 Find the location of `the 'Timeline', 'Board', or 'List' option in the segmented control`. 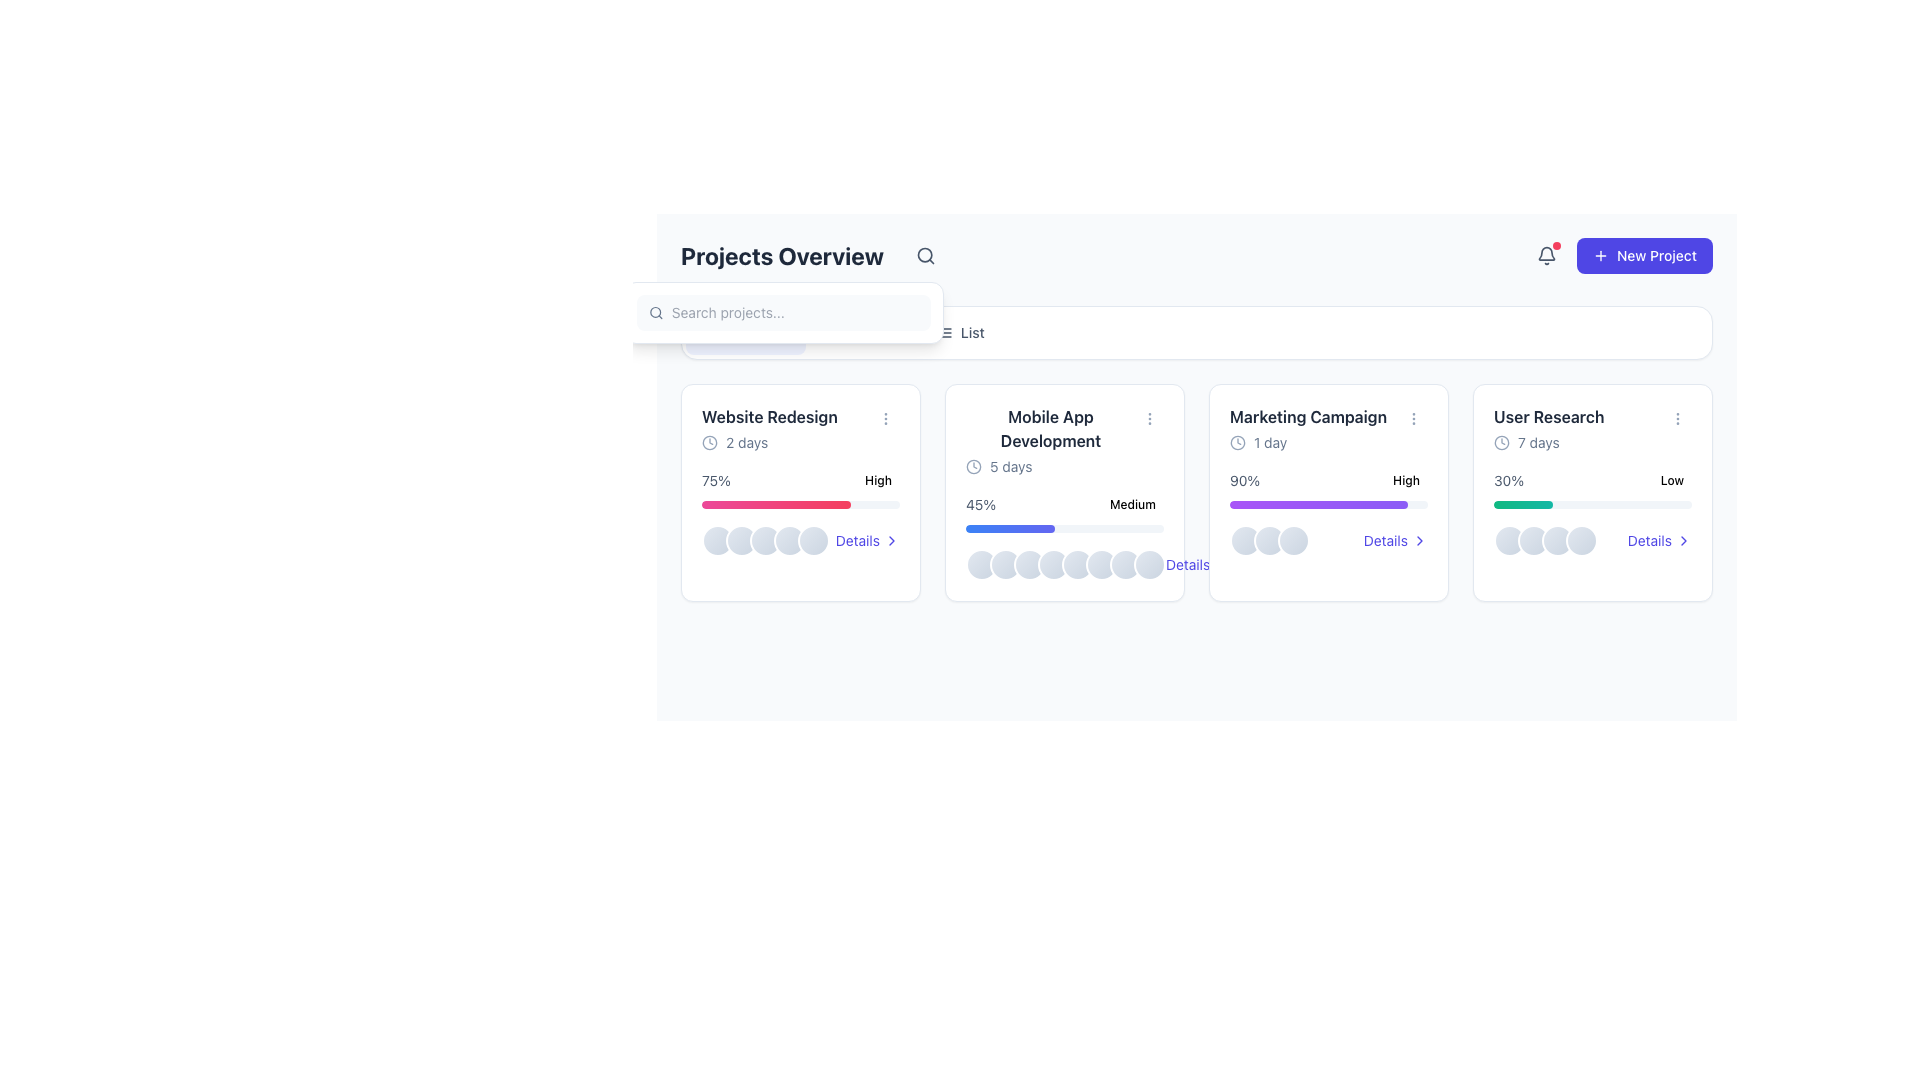

the 'Timeline', 'Board', or 'List' option in the segmented control is located at coordinates (1196, 331).